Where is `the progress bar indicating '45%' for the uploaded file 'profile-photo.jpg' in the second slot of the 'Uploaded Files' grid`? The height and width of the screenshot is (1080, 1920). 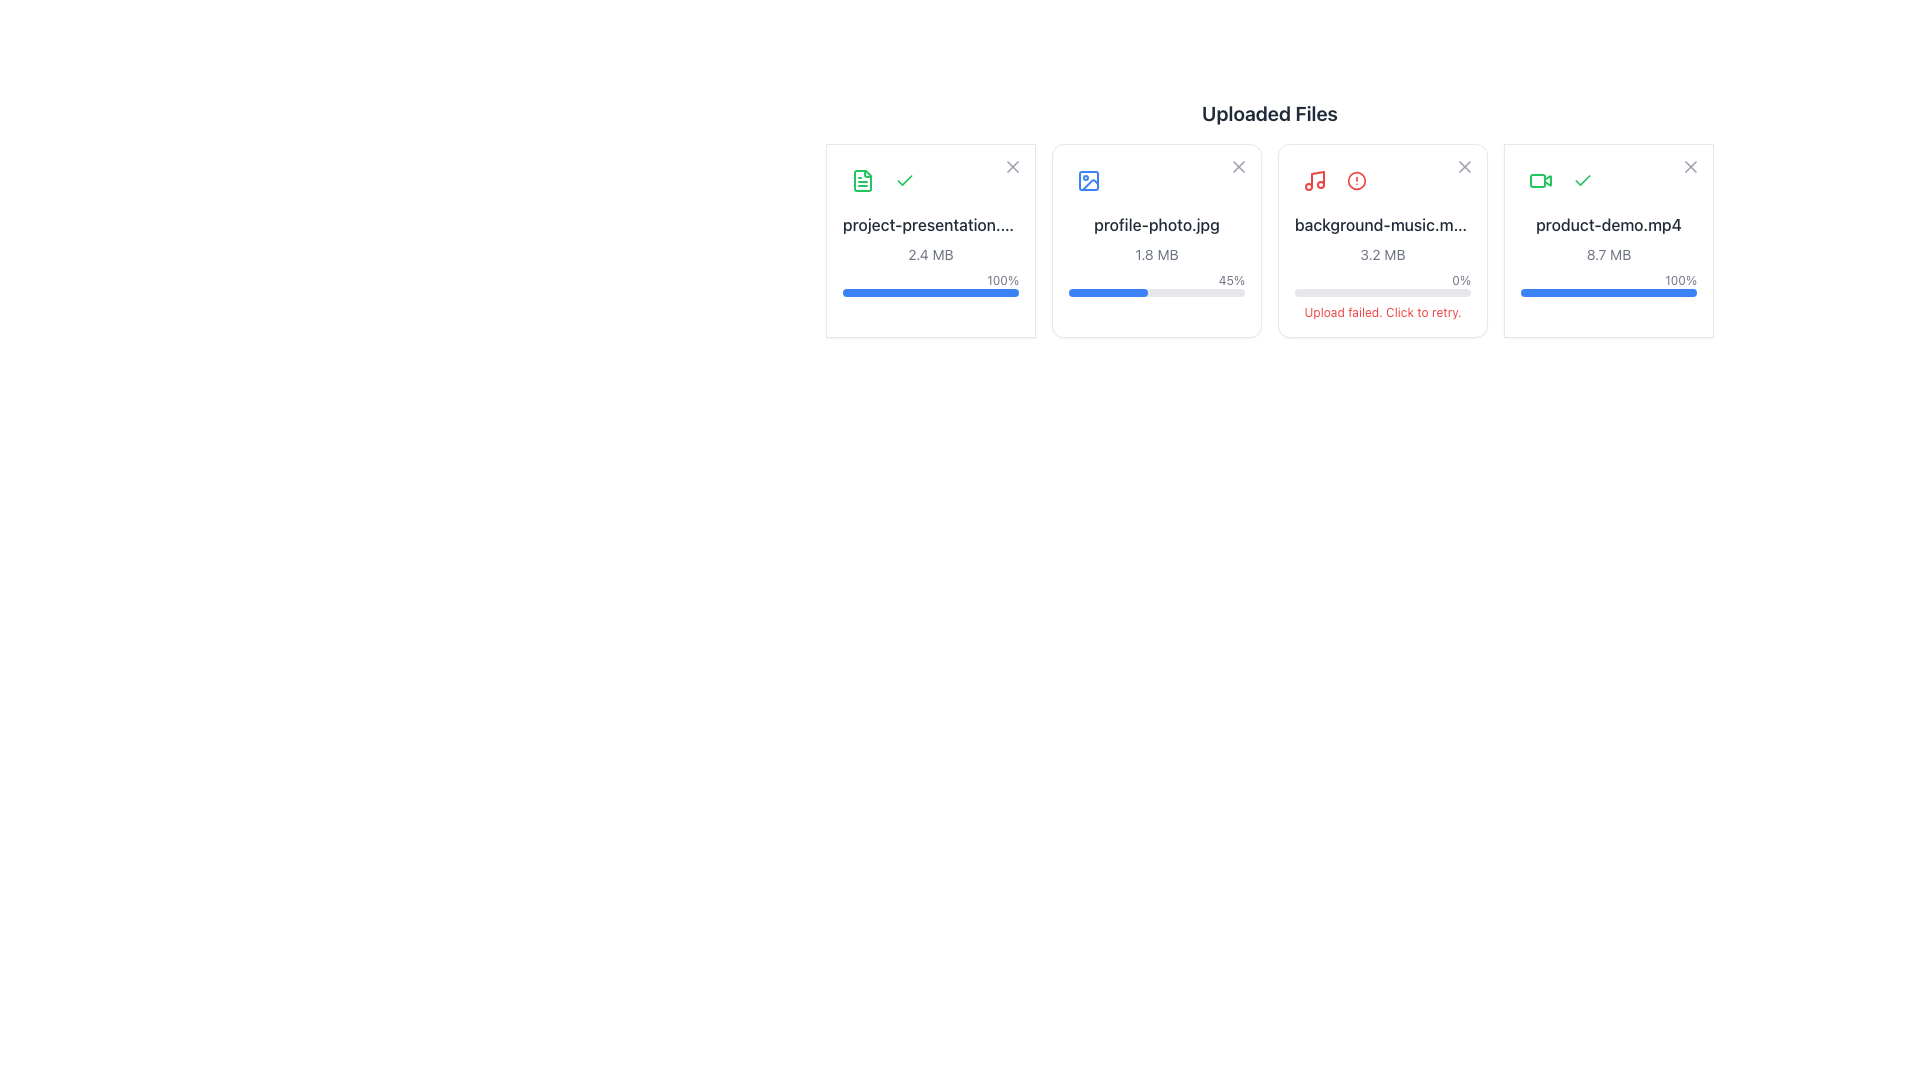
the progress bar indicating '45%' for the uploaded file 'profile-photo.jpg' in the second slot of the 'Uploaded Files' grid is located at coordinates (1156, 285).